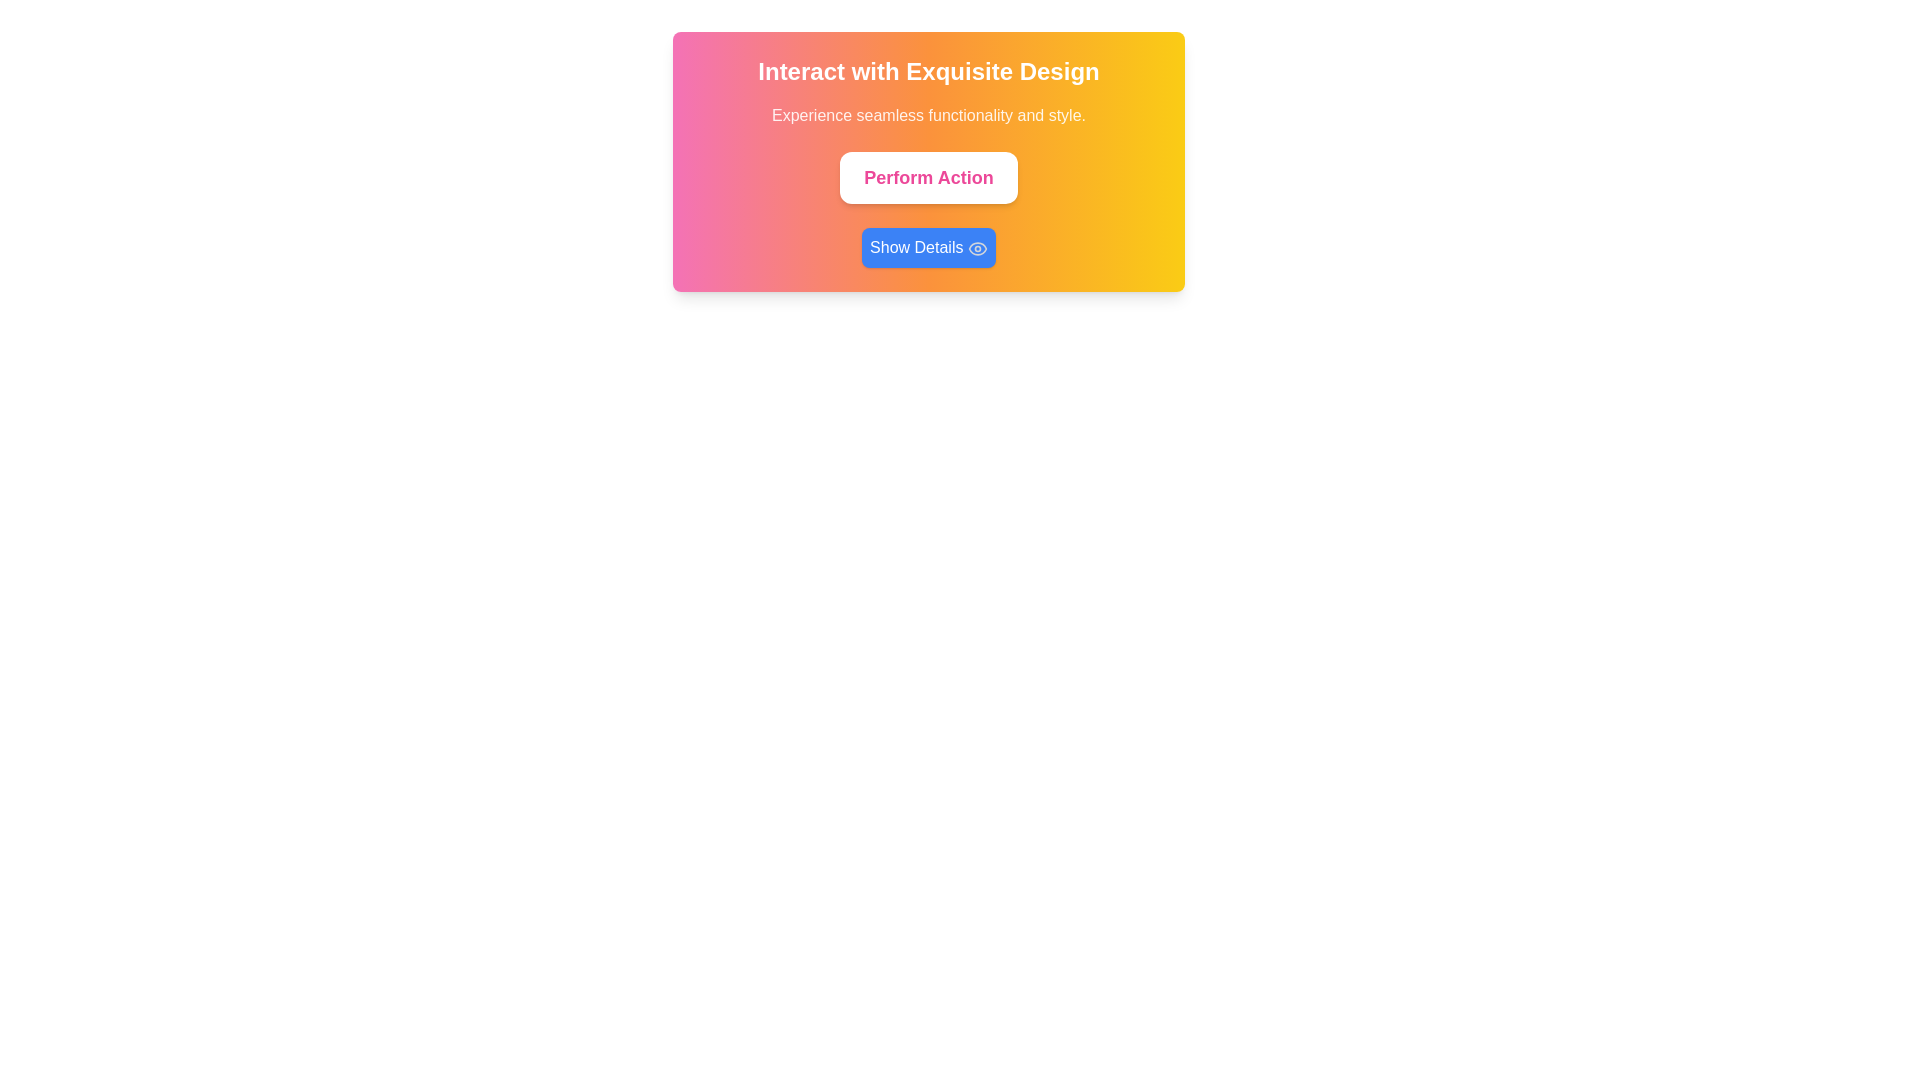  What do you see at coordinates (927, 176) in the screenshot?
I see `the 'Perform Action' button, which is a rectangular button with rounded edges, white background, and pink text, located in the upper half of the card` at bounding box center [927, 176].